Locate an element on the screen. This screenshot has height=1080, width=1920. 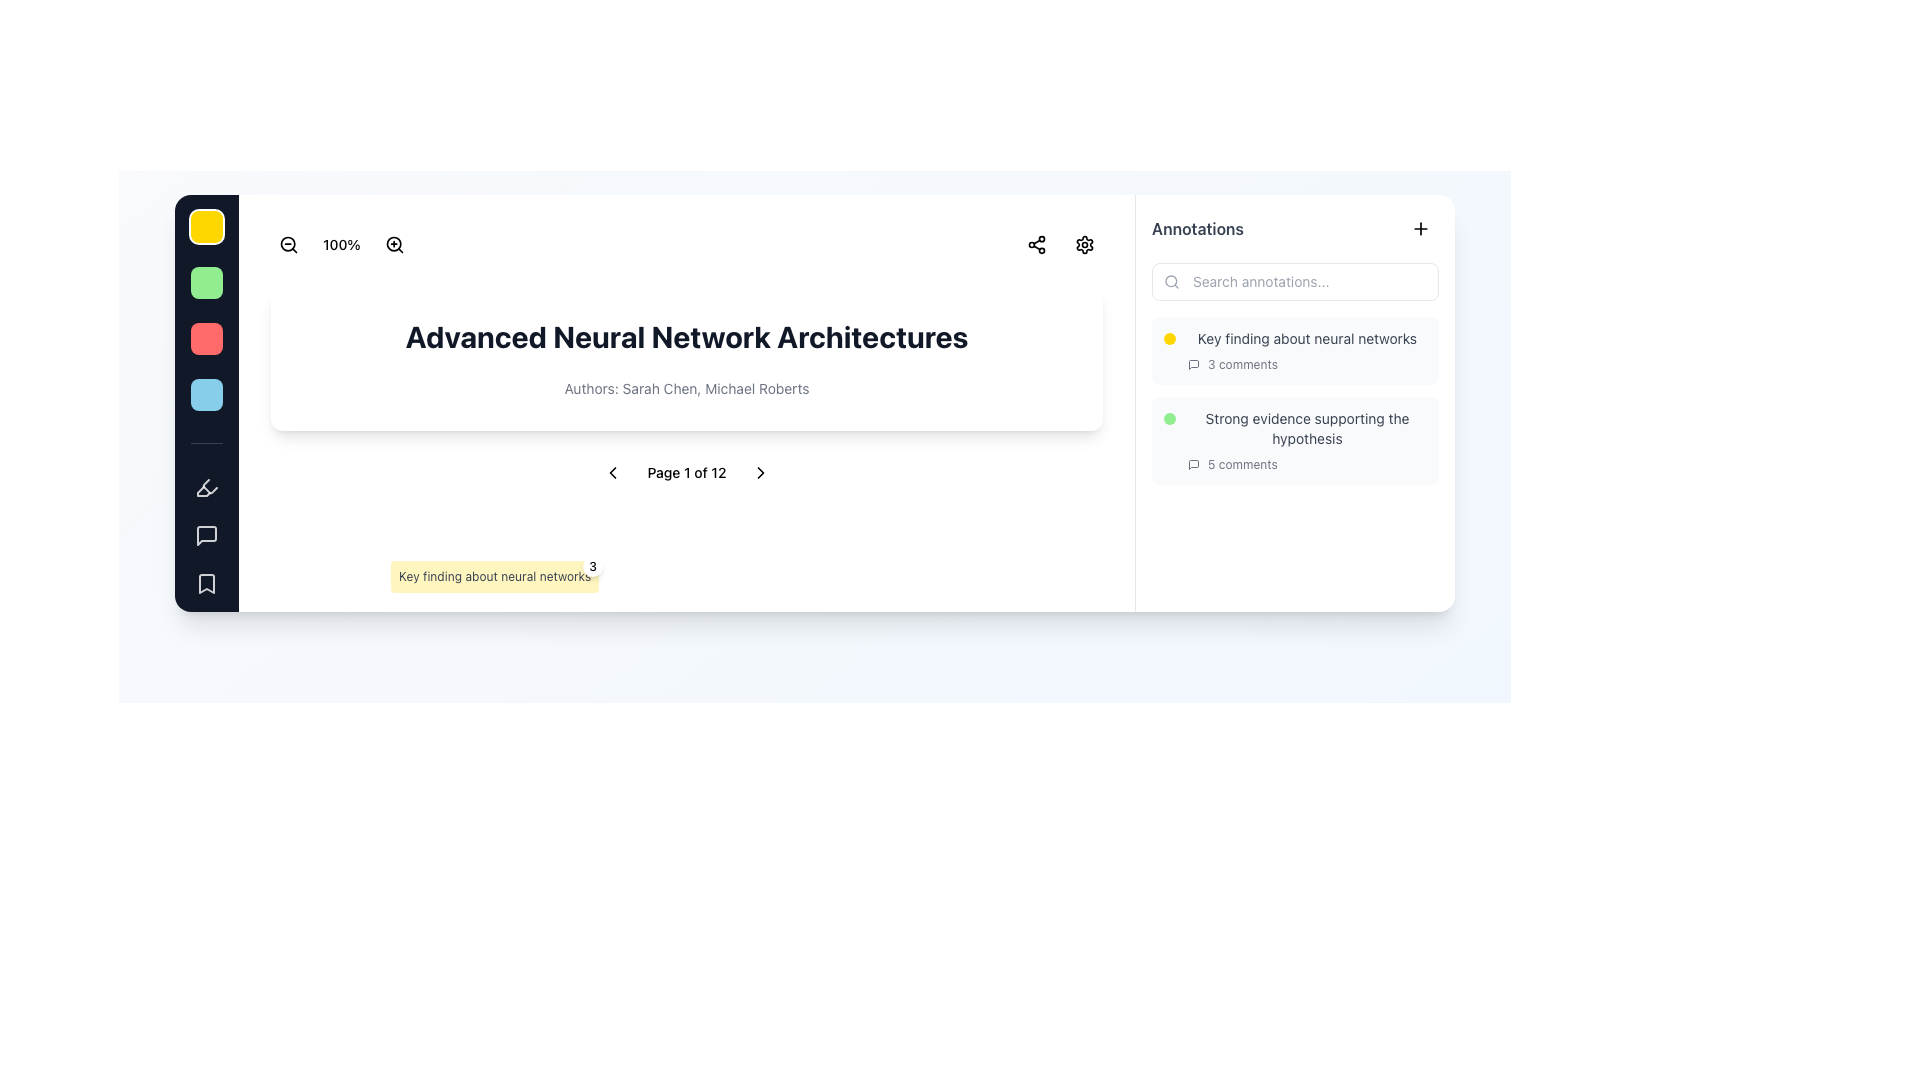
the zoom button located to the right of the '100%' indicator in the top central portion of the interface is located at coordinates (394, 244).